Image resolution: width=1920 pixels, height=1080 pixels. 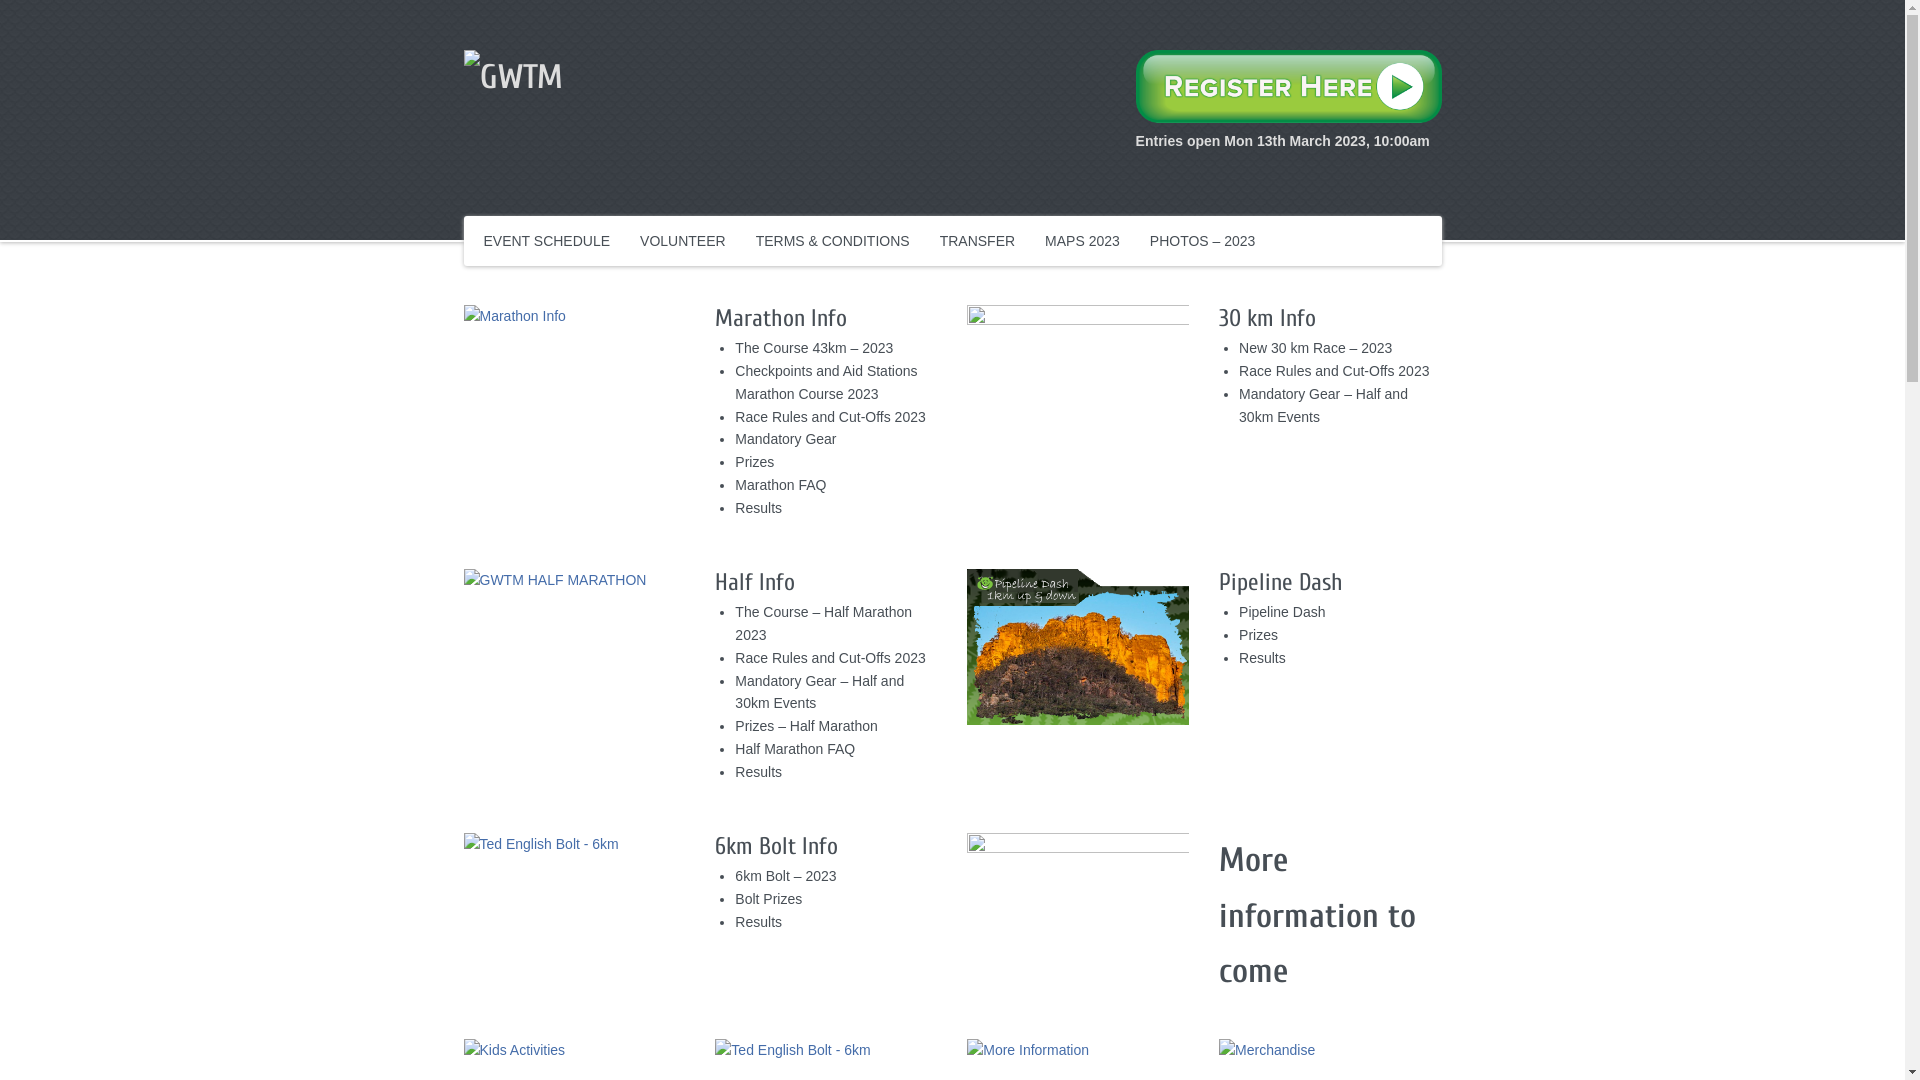 I want to click on 'Bolt Prizes', so click(x=733, y=897).